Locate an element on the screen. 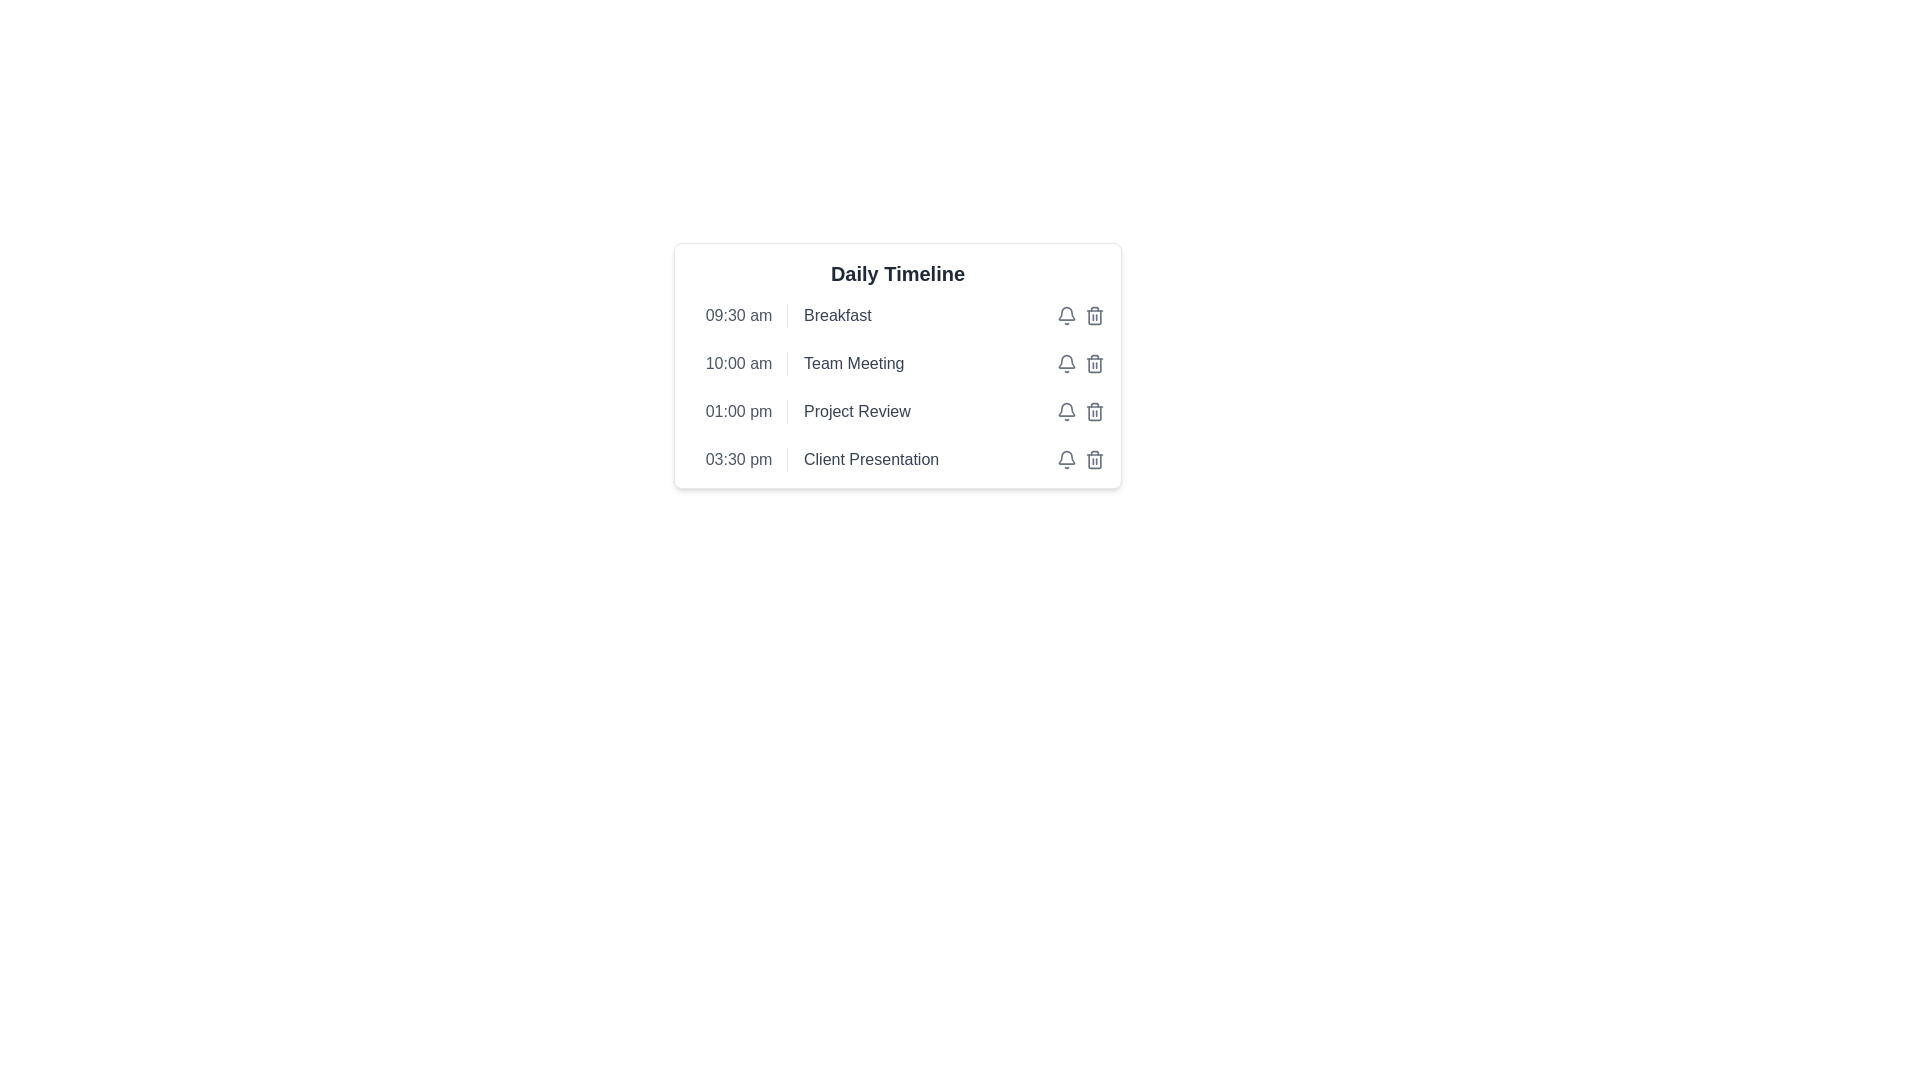 This screenshot has height=1080, width=1920. the centrally positioned display panel for the daily schedule to read the schedule text is located at coordinates (896, 415).